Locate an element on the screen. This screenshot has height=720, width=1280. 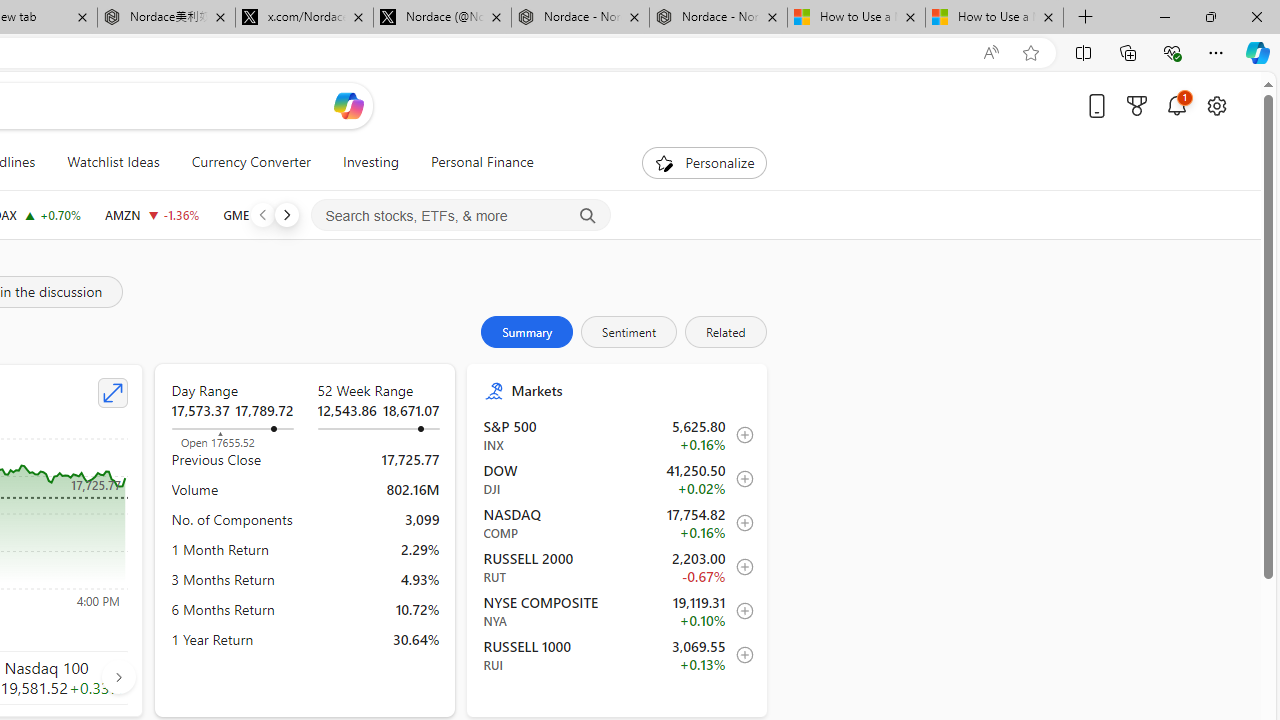
'Watchlist Ideas' is located at coordinates (112, 162).